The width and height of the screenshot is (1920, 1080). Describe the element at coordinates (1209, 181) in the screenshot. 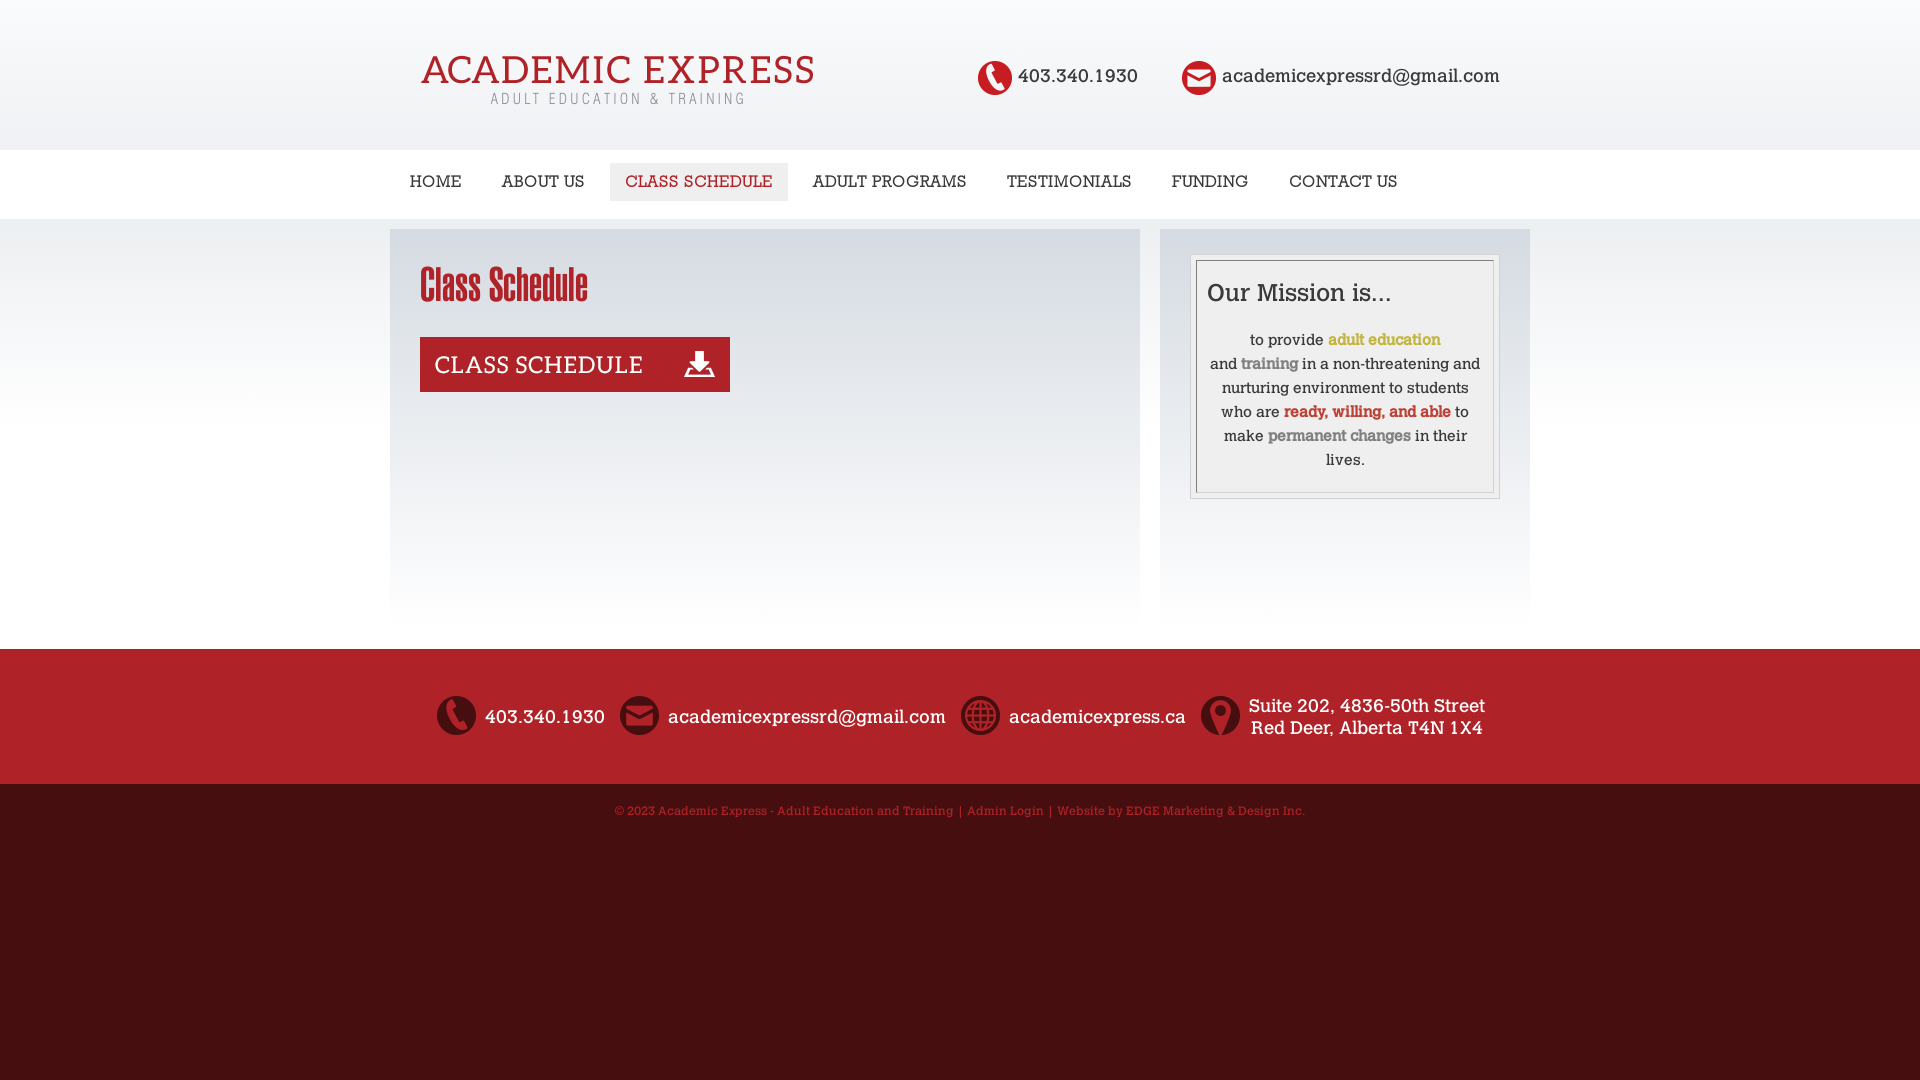

I see `'FUNDING'` at that location.